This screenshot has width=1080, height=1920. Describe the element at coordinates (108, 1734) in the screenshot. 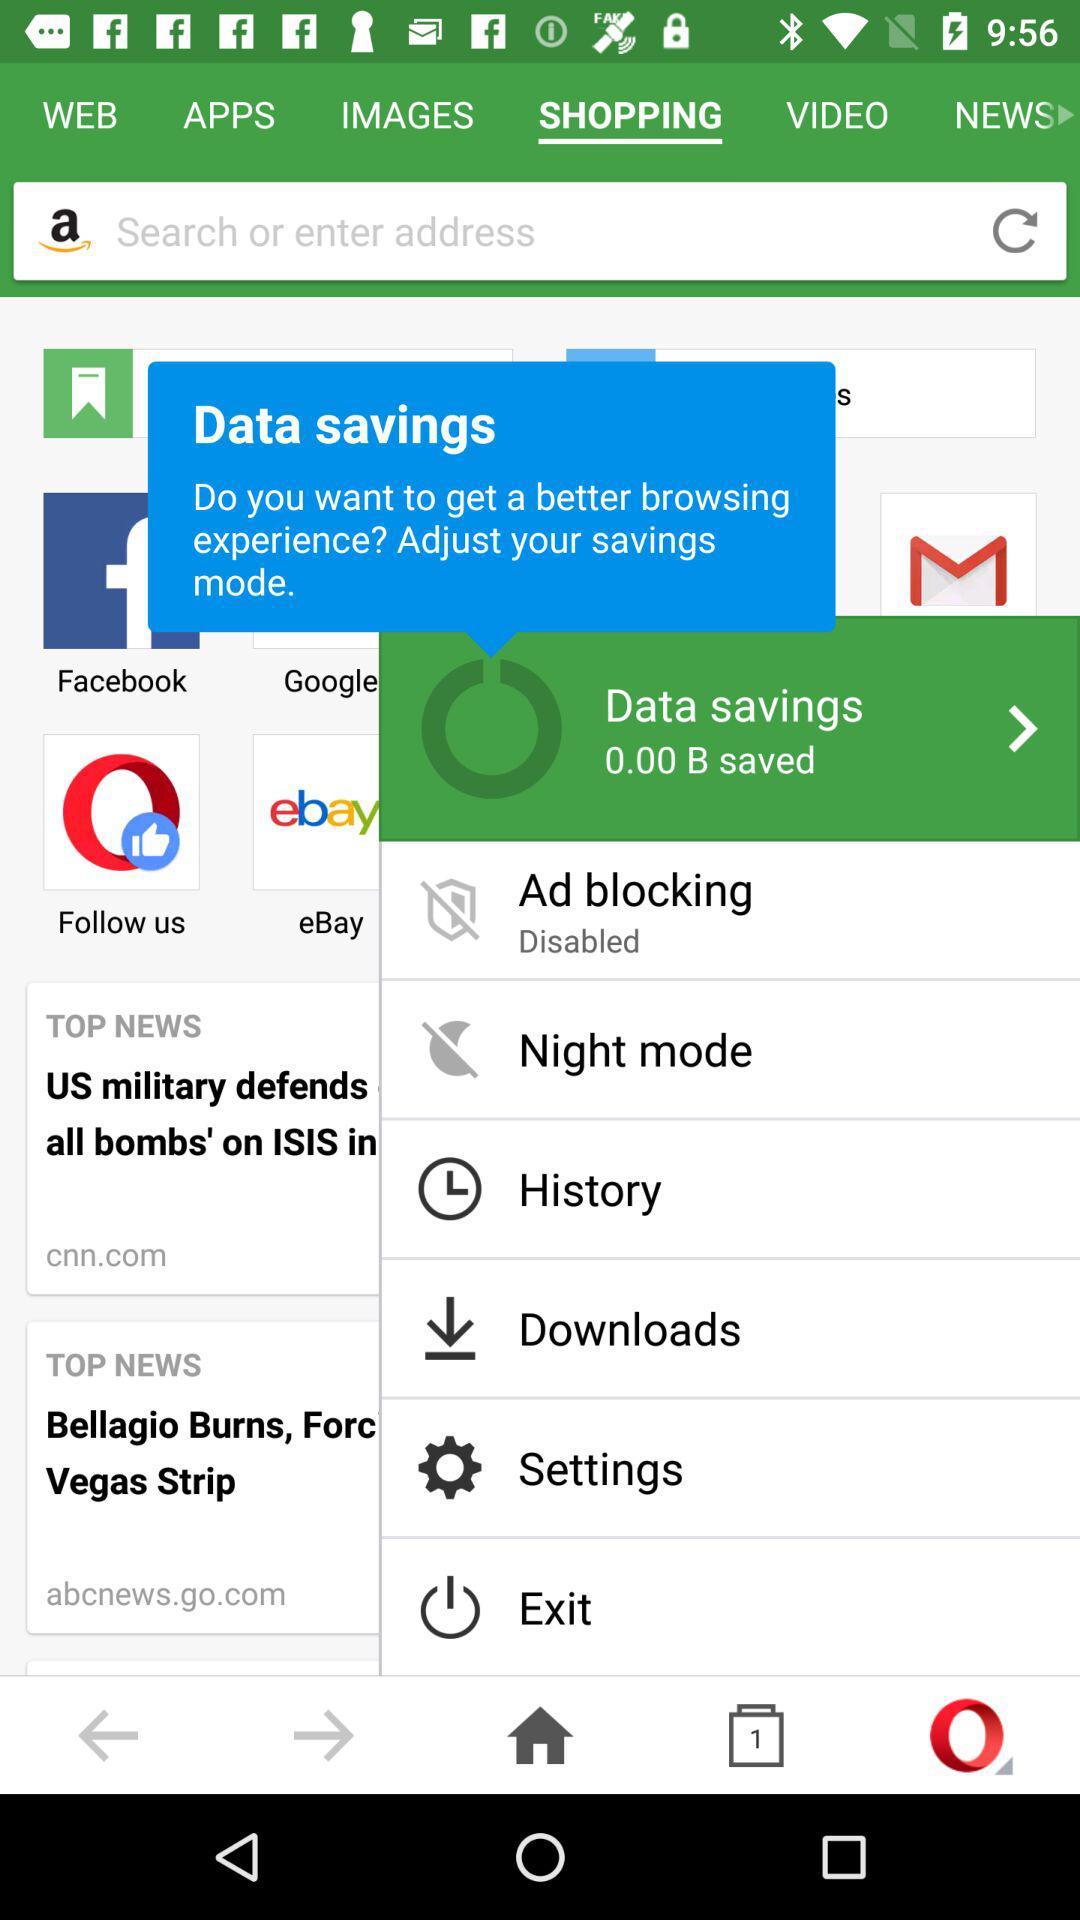

I see `the arrow_backward icon` at that location.